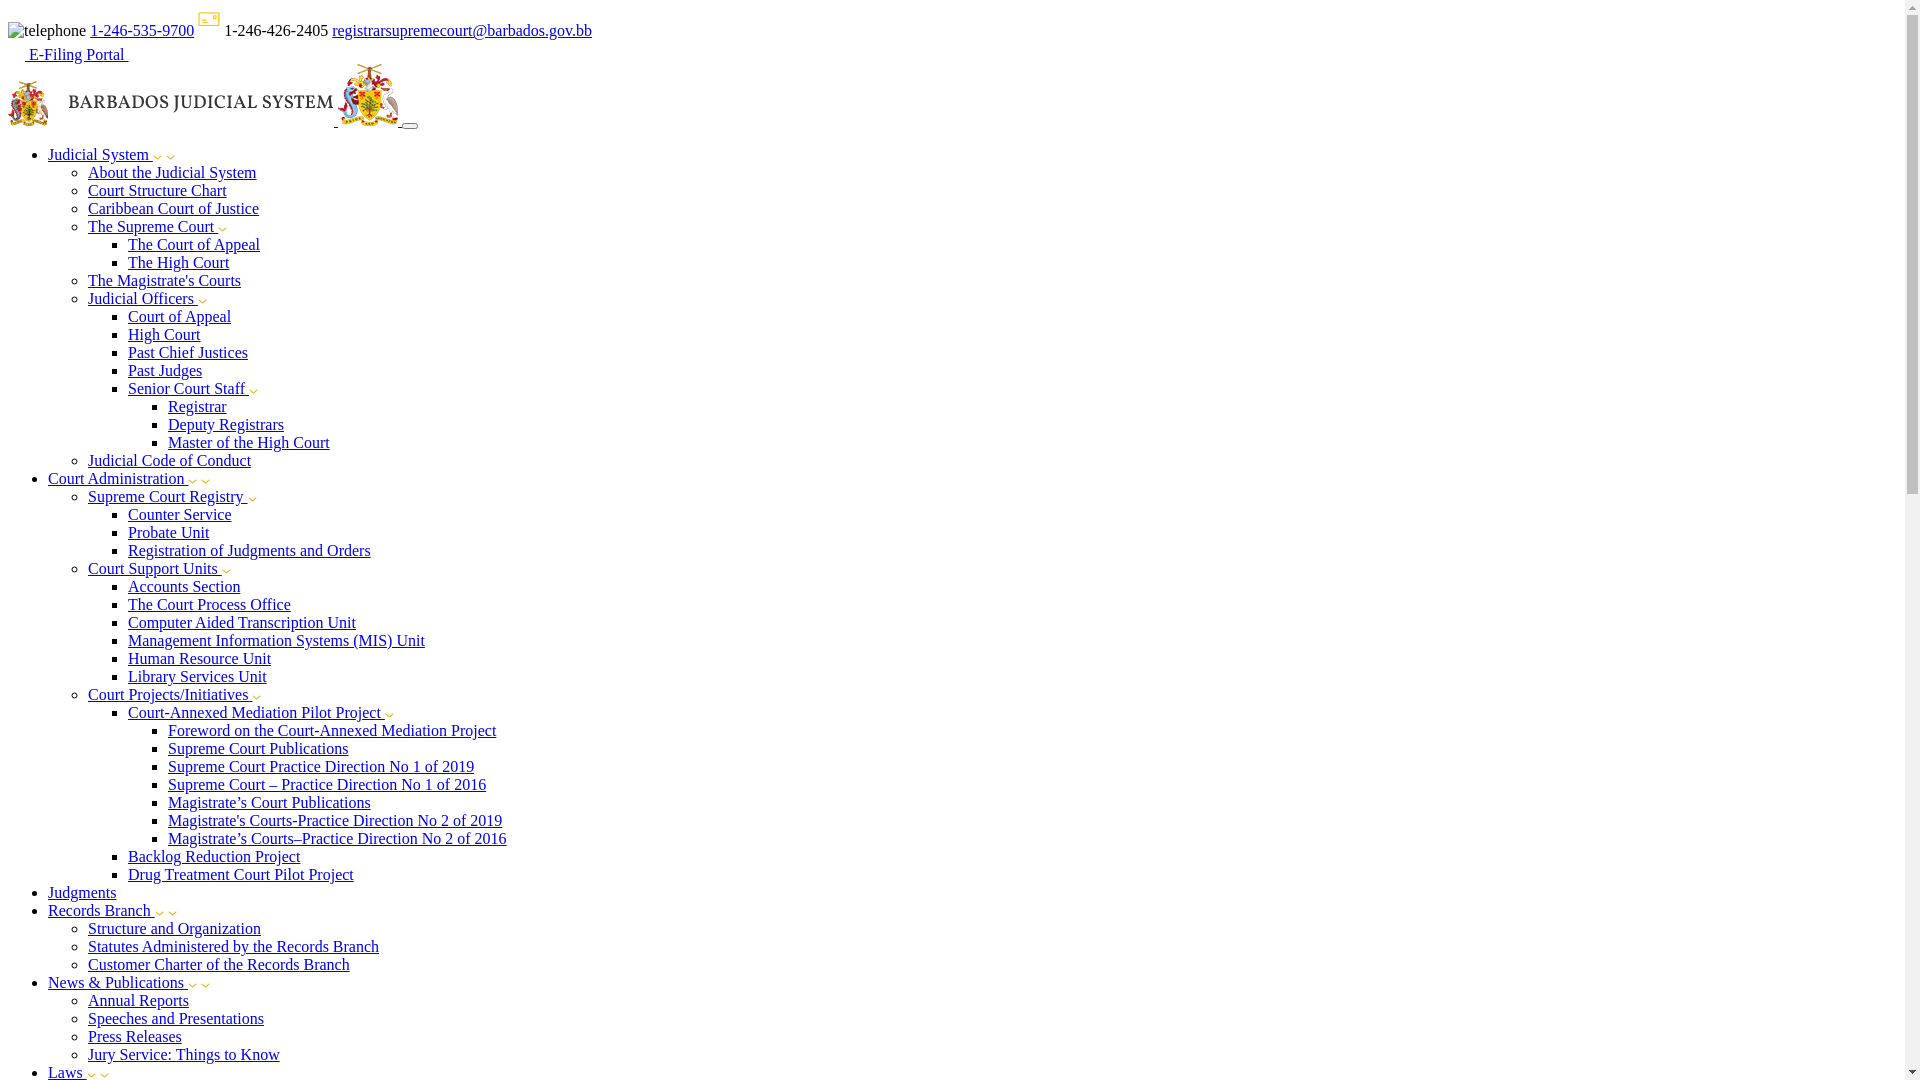  I want to click on 'Probate Unit', so click(168, 531).